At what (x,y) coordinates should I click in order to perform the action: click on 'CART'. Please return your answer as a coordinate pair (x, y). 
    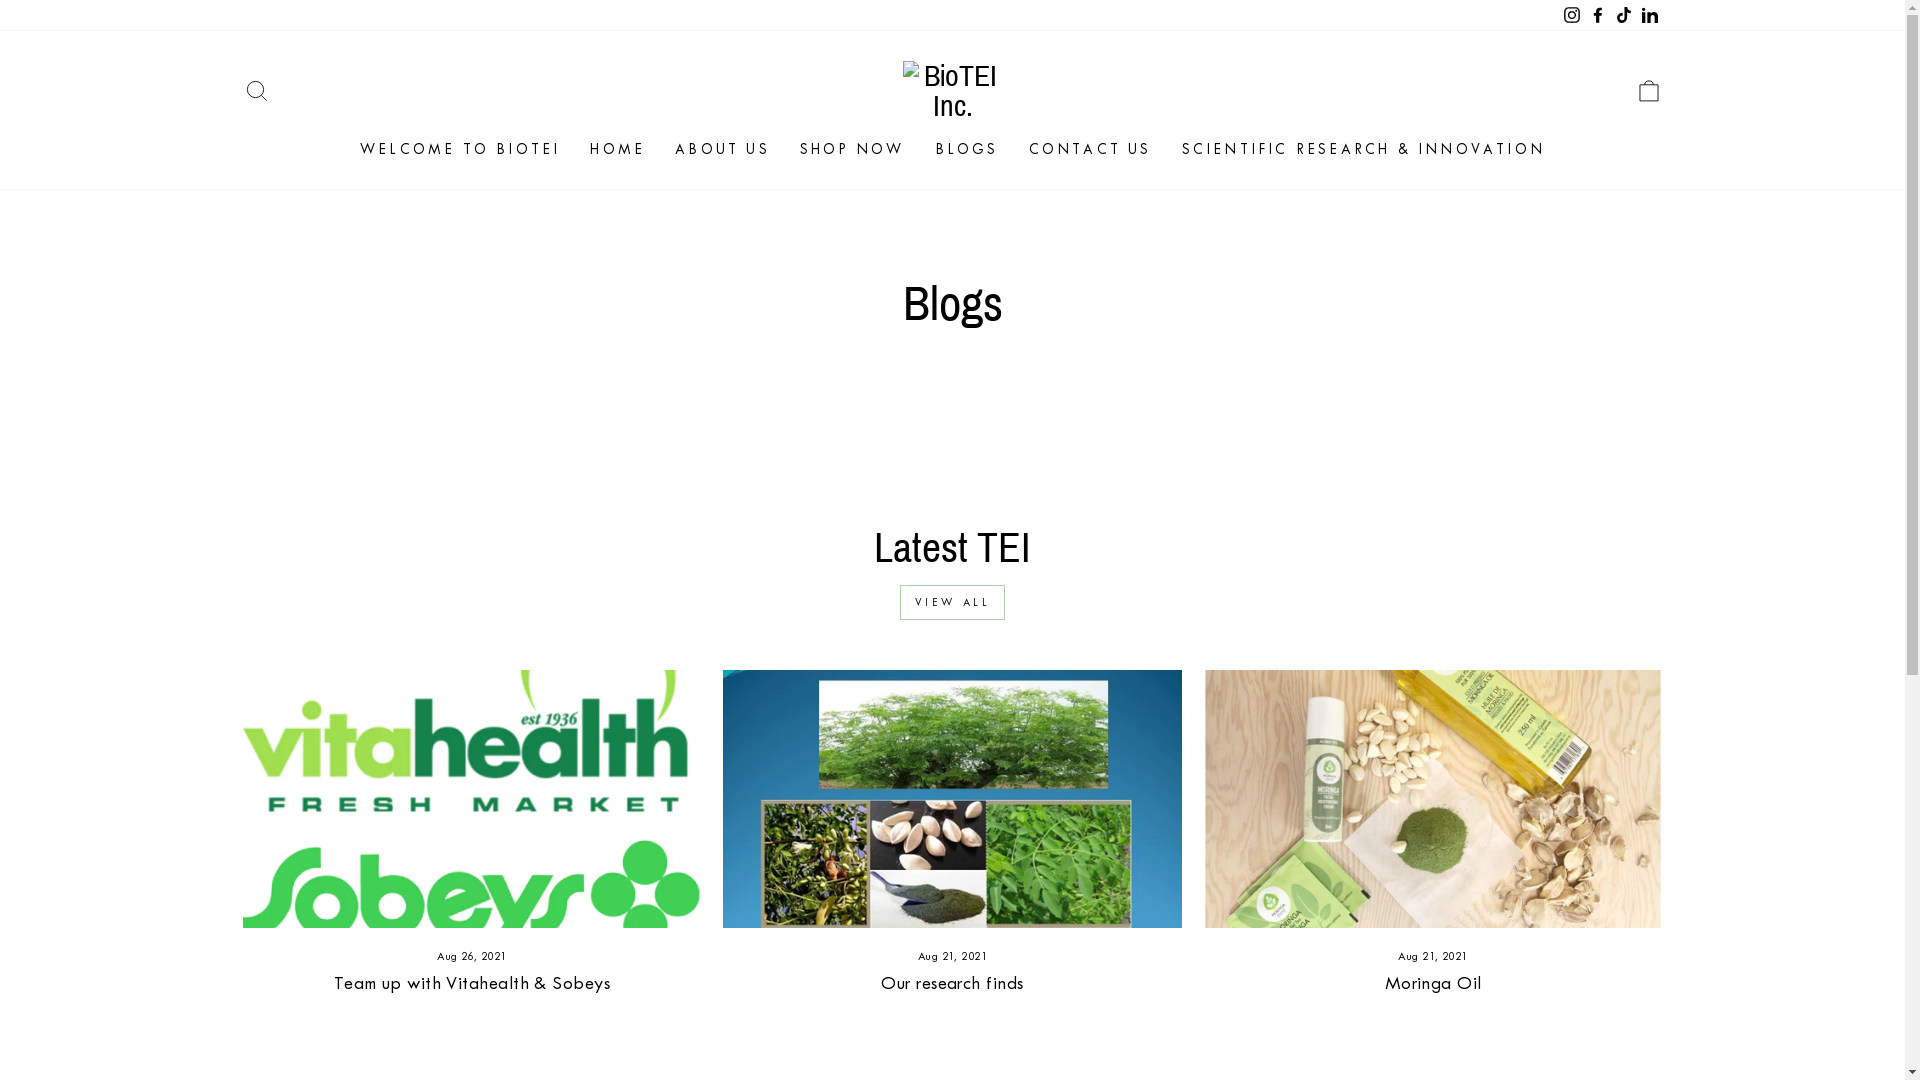
    Looking at the image, I should click on (1622, 91).